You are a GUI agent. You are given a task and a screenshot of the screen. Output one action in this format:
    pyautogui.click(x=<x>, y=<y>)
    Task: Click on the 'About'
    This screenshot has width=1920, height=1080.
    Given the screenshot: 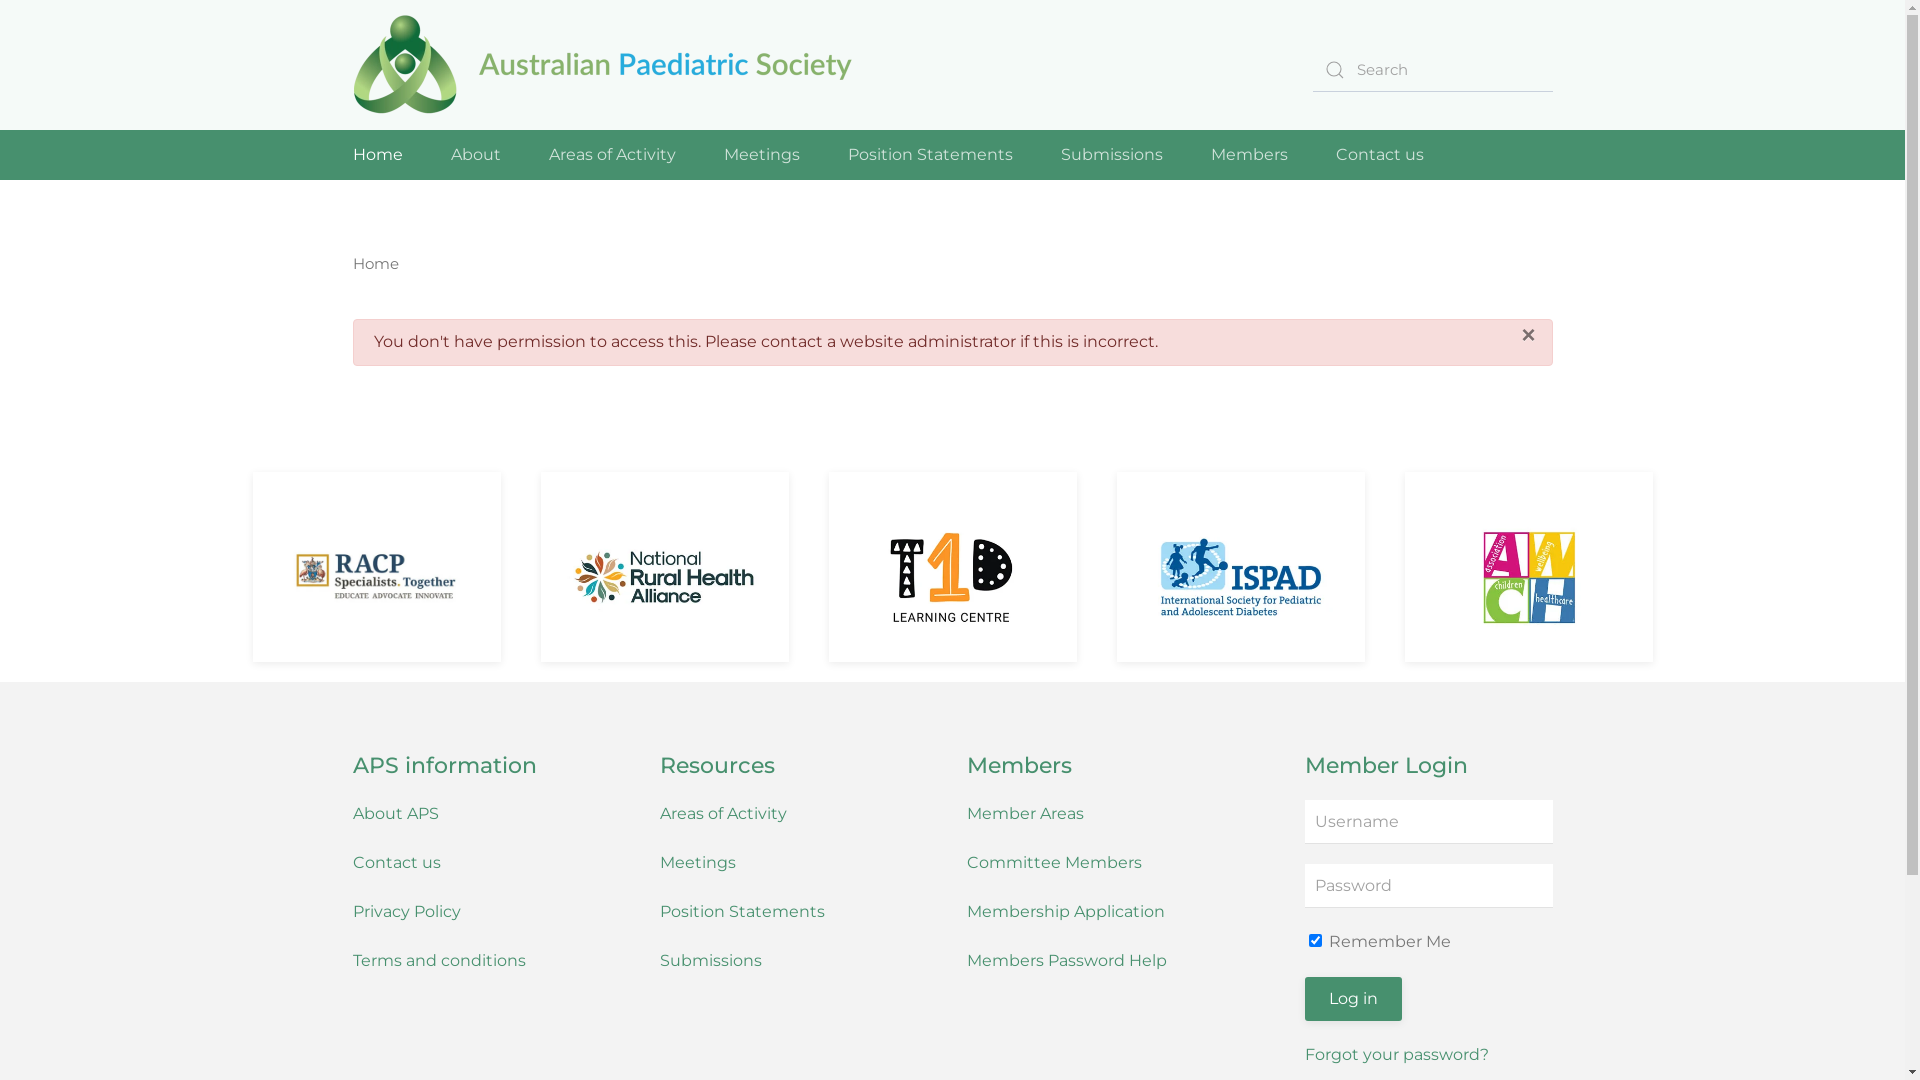 What is the action you would take?
    pyautogui.click(x=474, y=153)
    